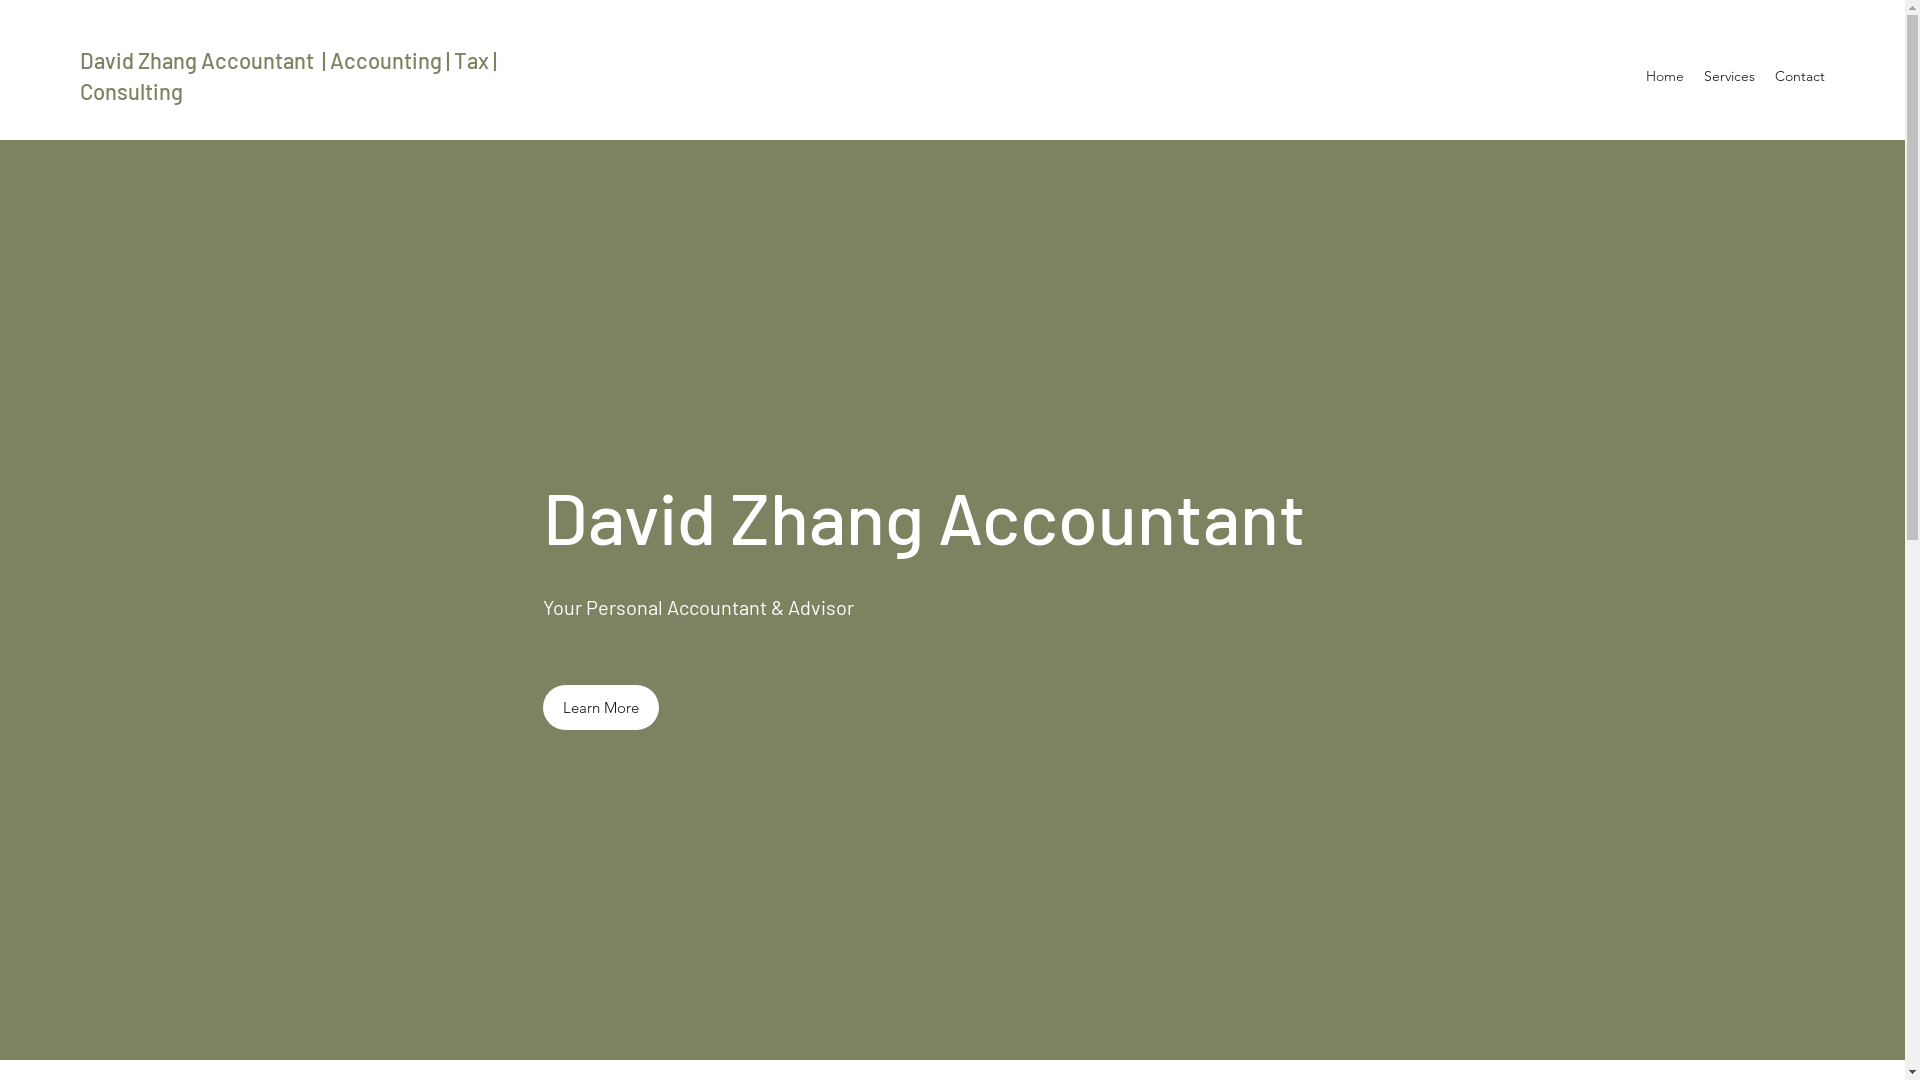 The height and width of the screenshot is (1080, 1920). I want to click on 'Learn More', so click(599, 706).